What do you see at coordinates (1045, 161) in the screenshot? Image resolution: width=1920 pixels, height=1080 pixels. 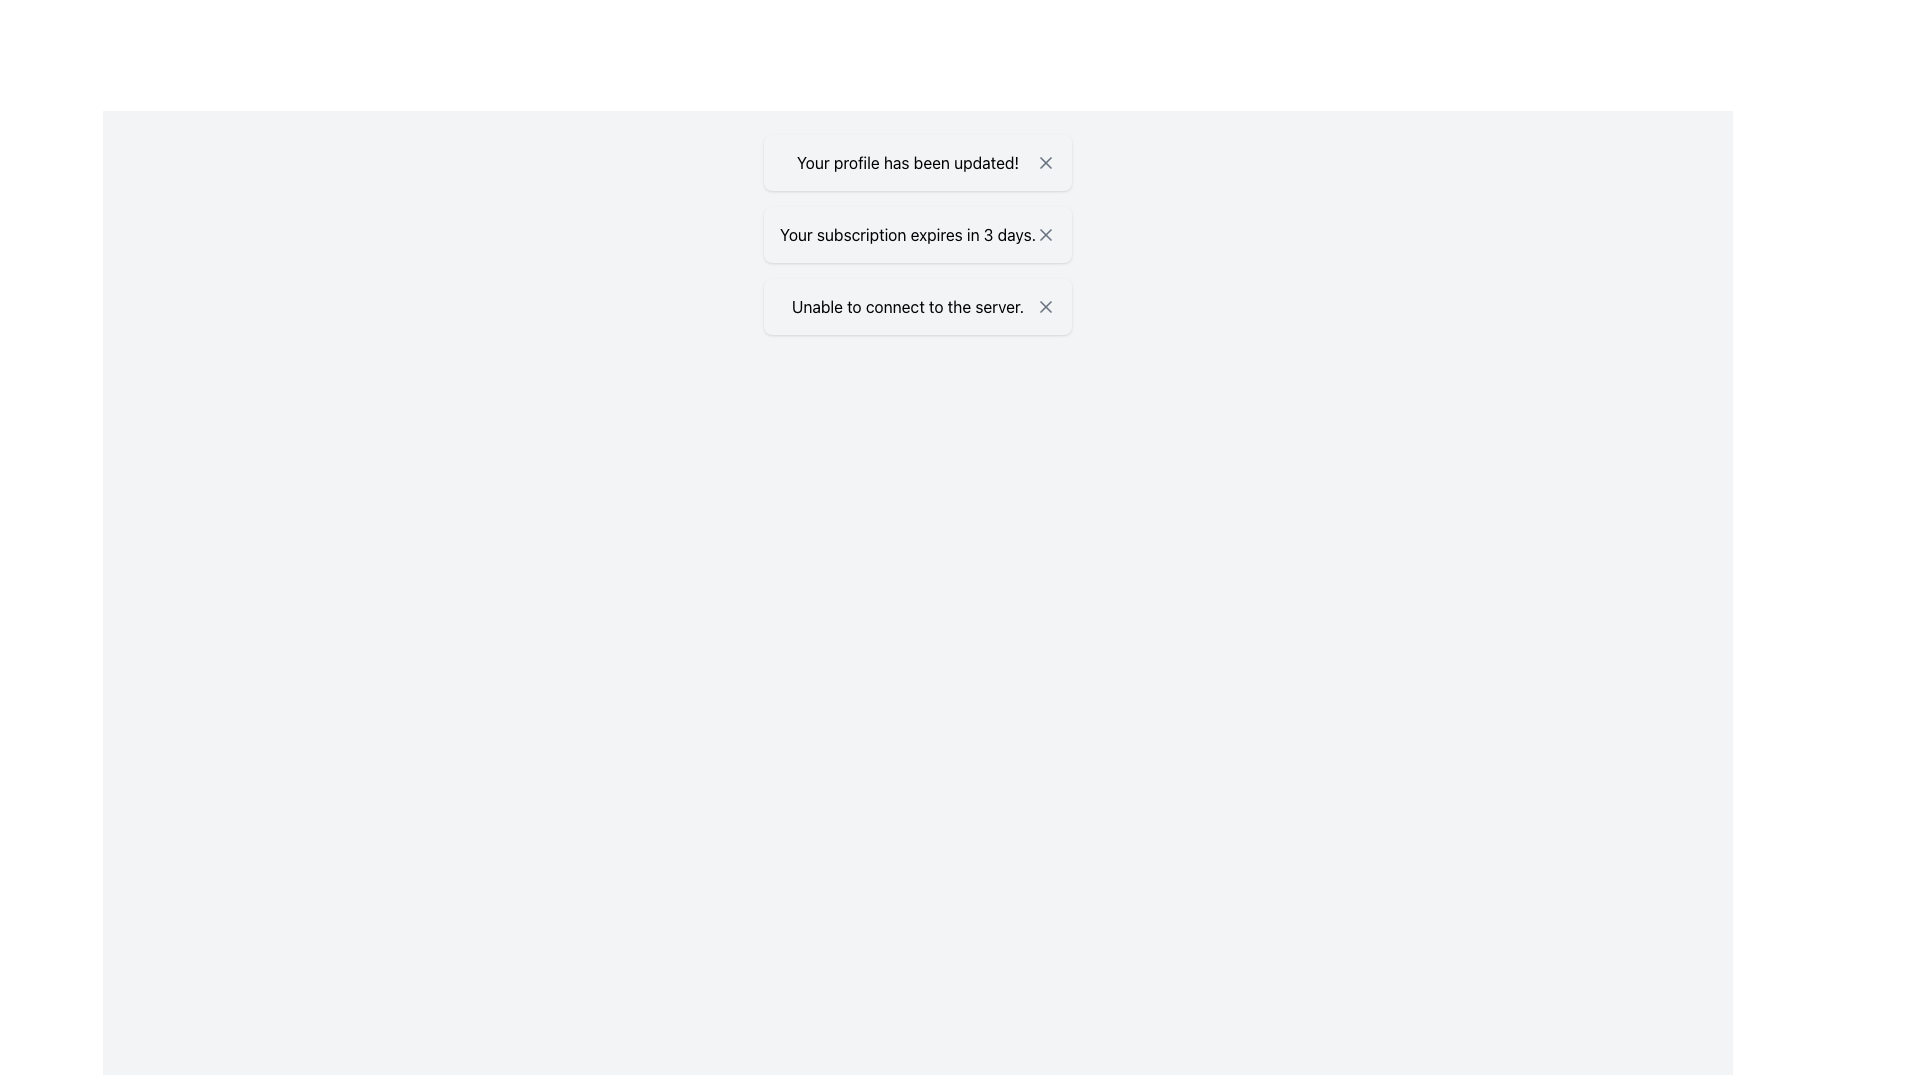 I see `the dismiss icon located to the right of the notification box that says 'Your profile has been updated!'` at bounding box center [1045, 161].